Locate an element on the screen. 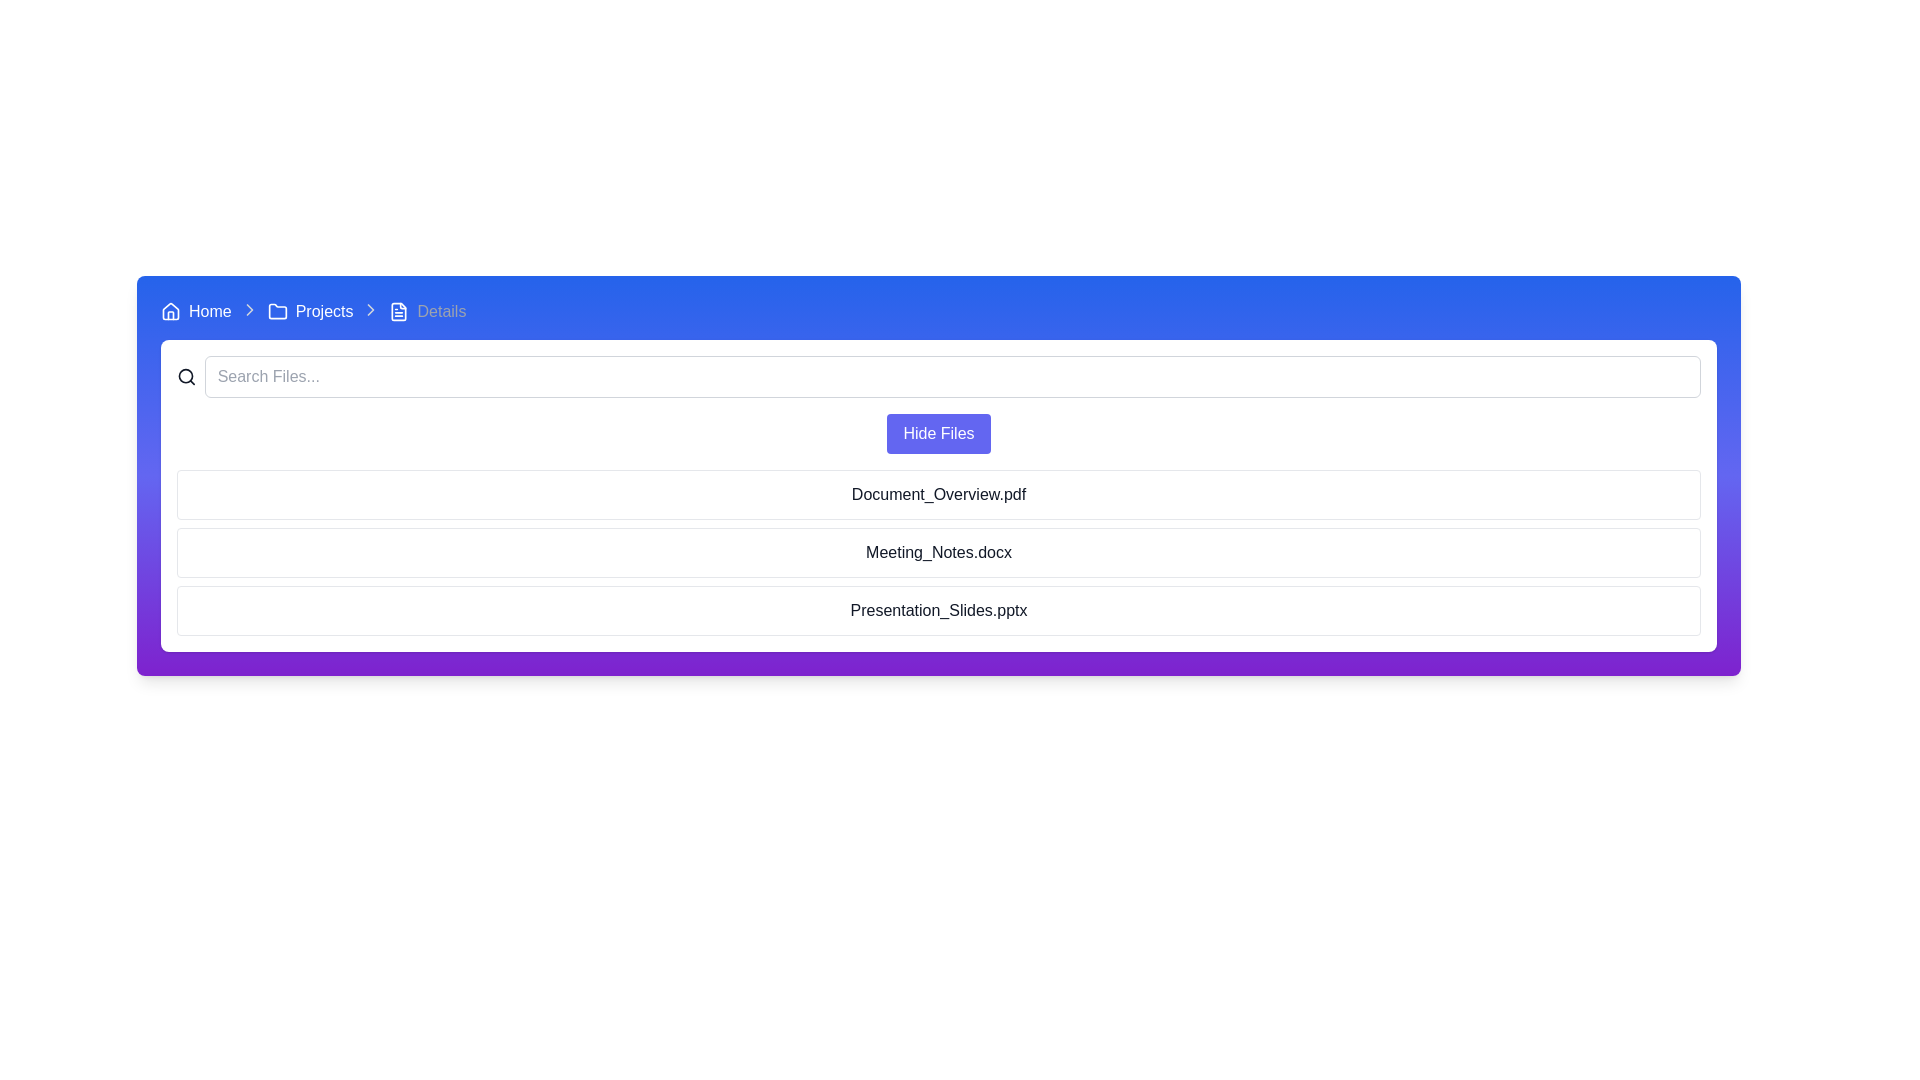  the file item labeled 'Presentation_Slides.pptx' is located at coordinates (938, 609).